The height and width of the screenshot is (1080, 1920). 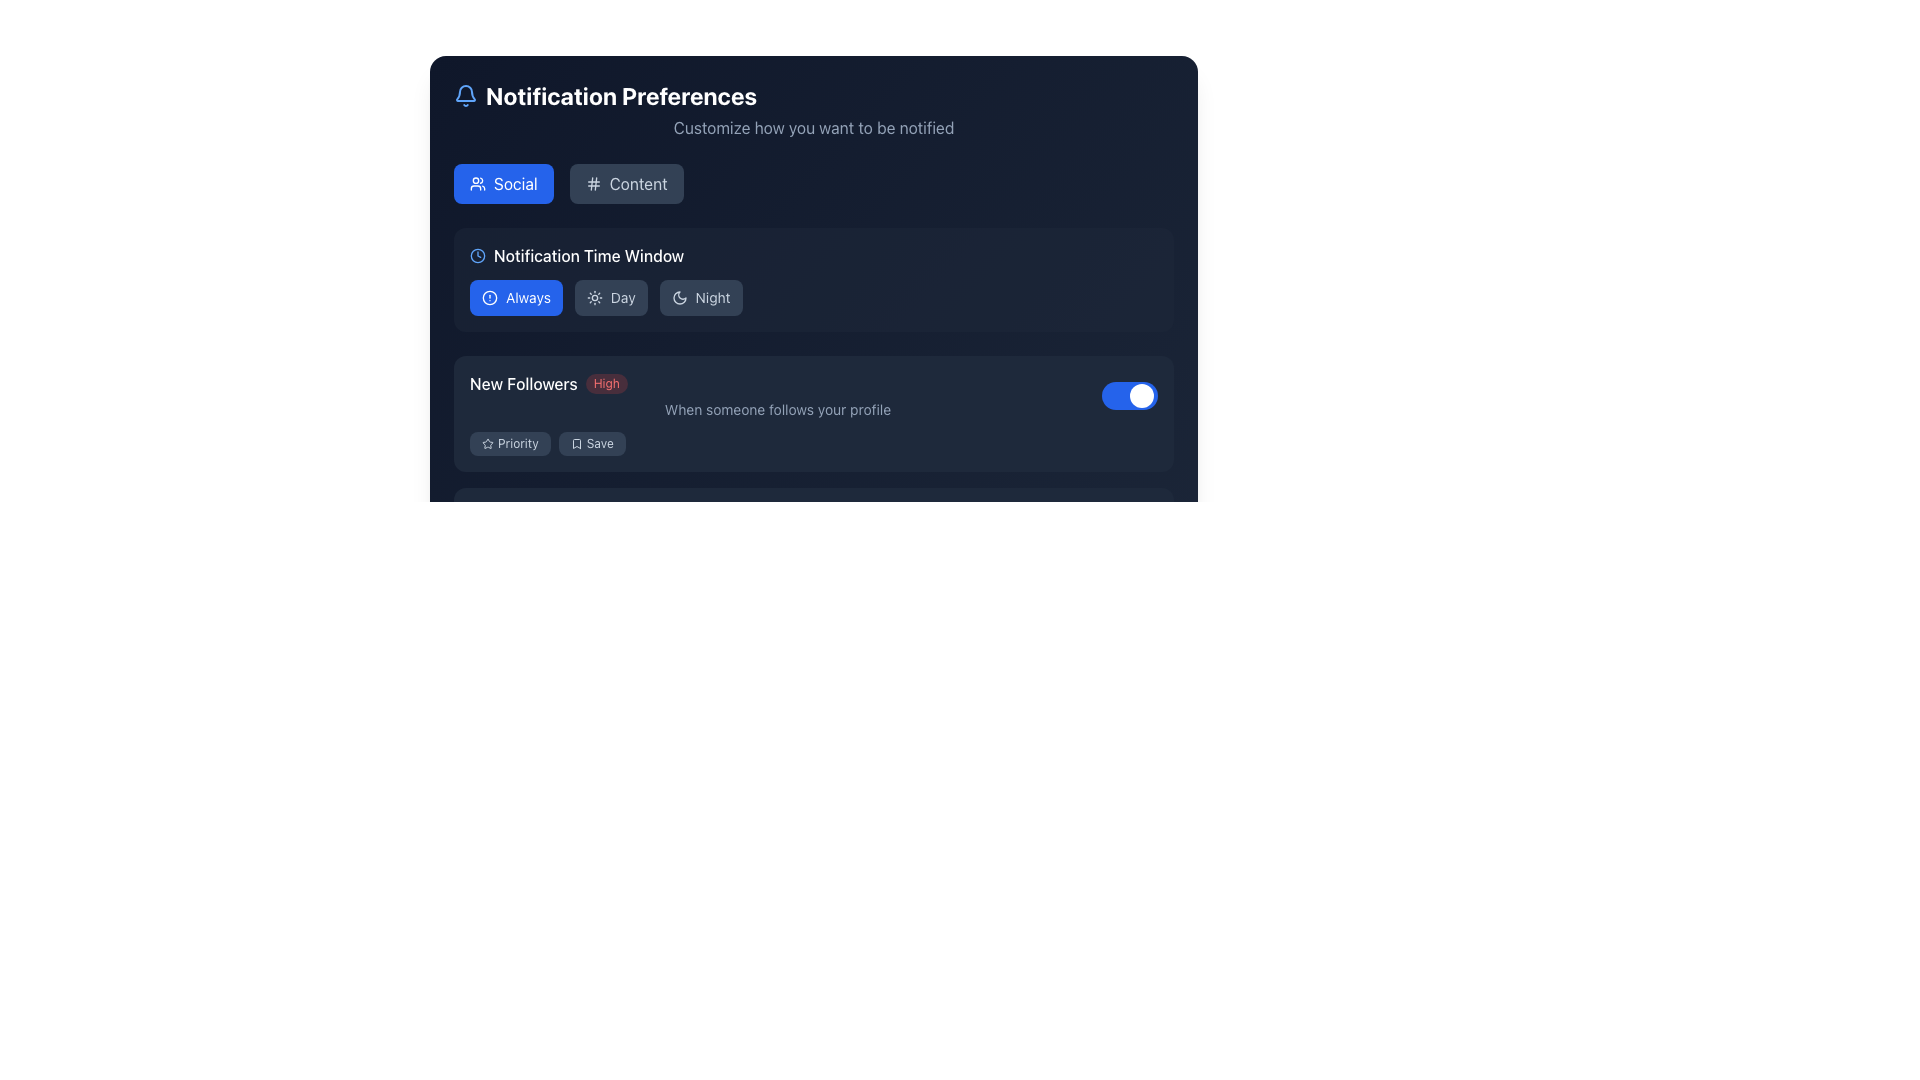 I want to click on the contextual significance of the unfilled star-shaped icon located to the left of the 'Priority' button in the 'New Followers' block of the 'Notification Preferences' interface, so click(x=488, y=442).